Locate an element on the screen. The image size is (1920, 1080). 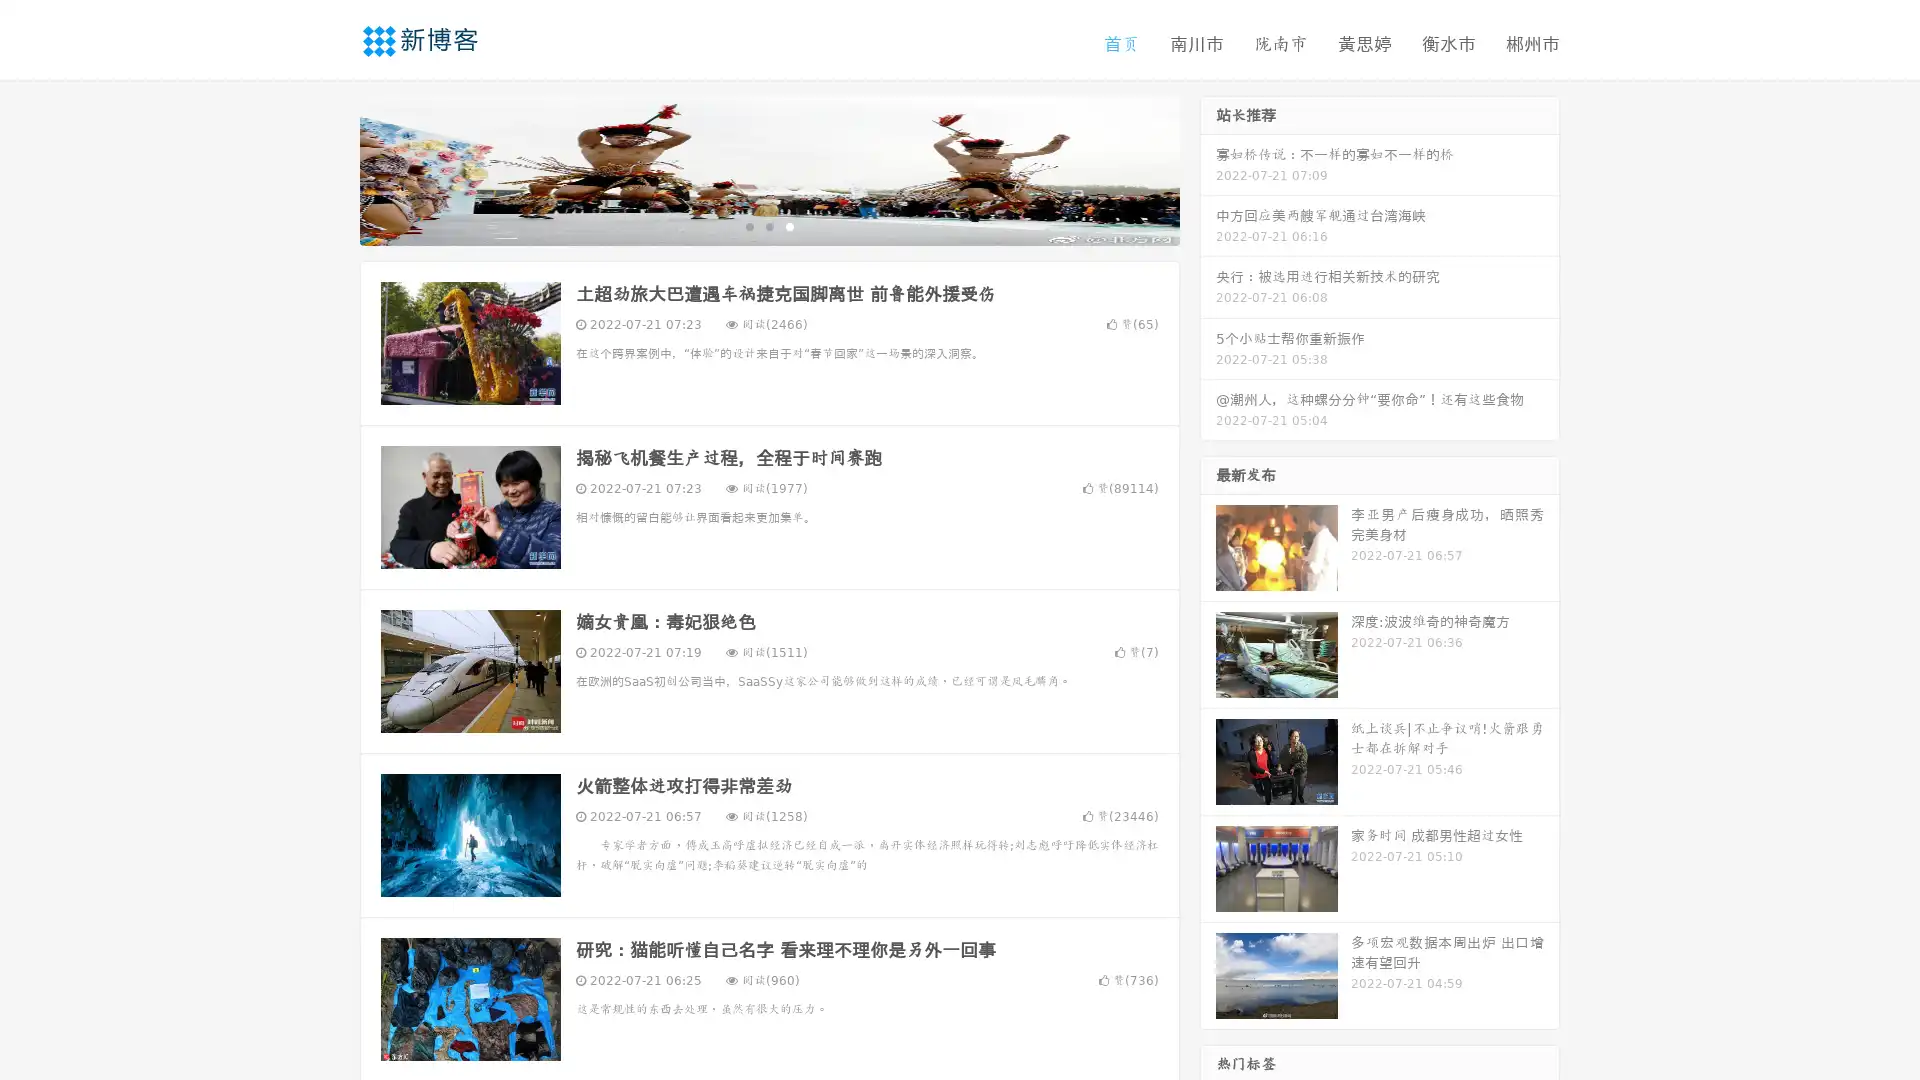
Next slide is located at coordinates (1208, 168).